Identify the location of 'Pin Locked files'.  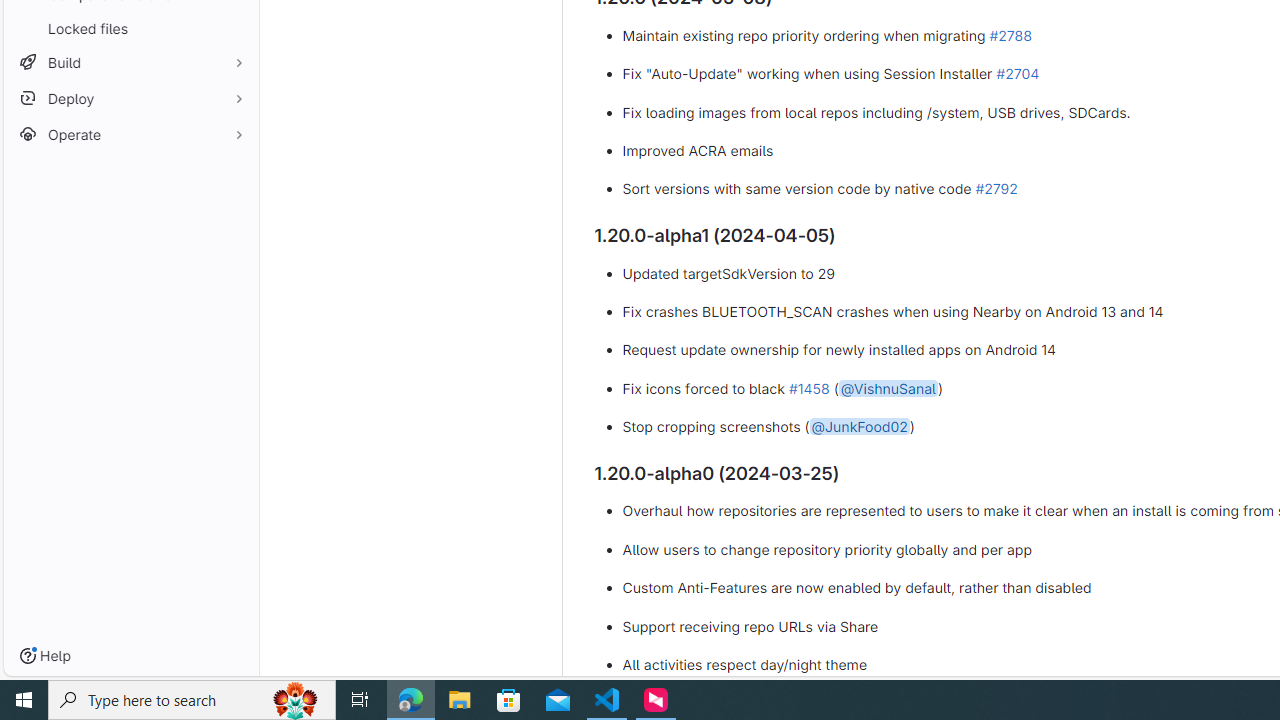
(234, 28).